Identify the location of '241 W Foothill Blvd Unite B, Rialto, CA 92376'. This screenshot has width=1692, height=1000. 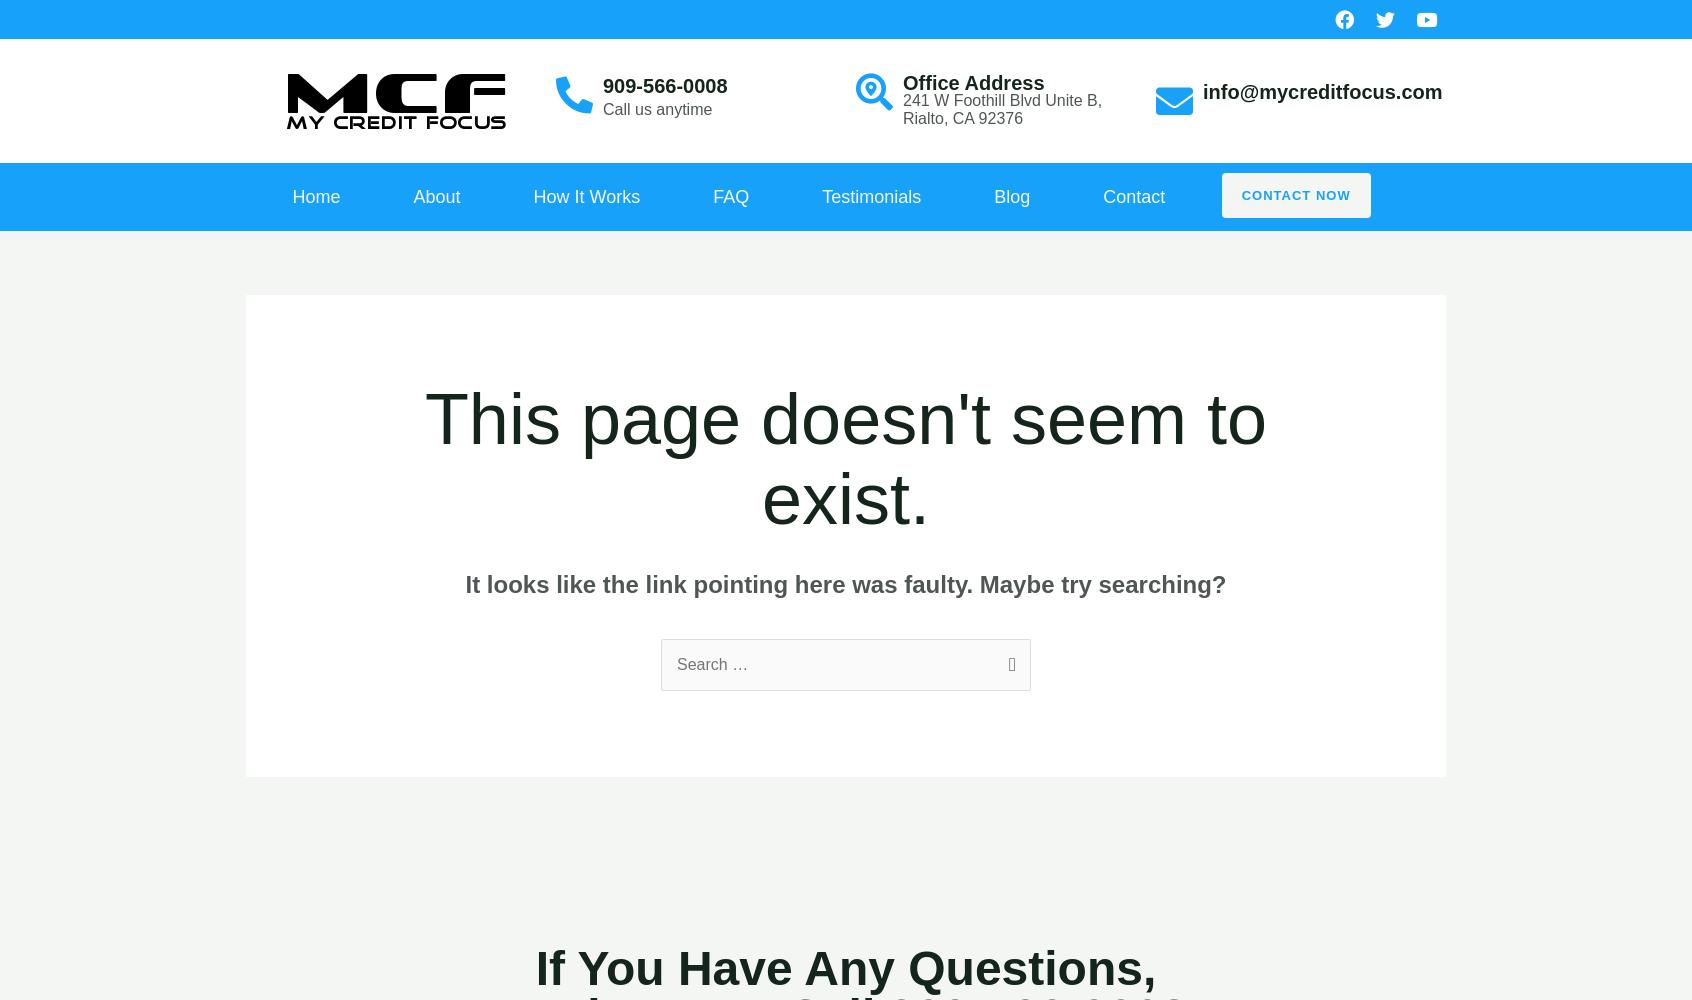
(902, 108).